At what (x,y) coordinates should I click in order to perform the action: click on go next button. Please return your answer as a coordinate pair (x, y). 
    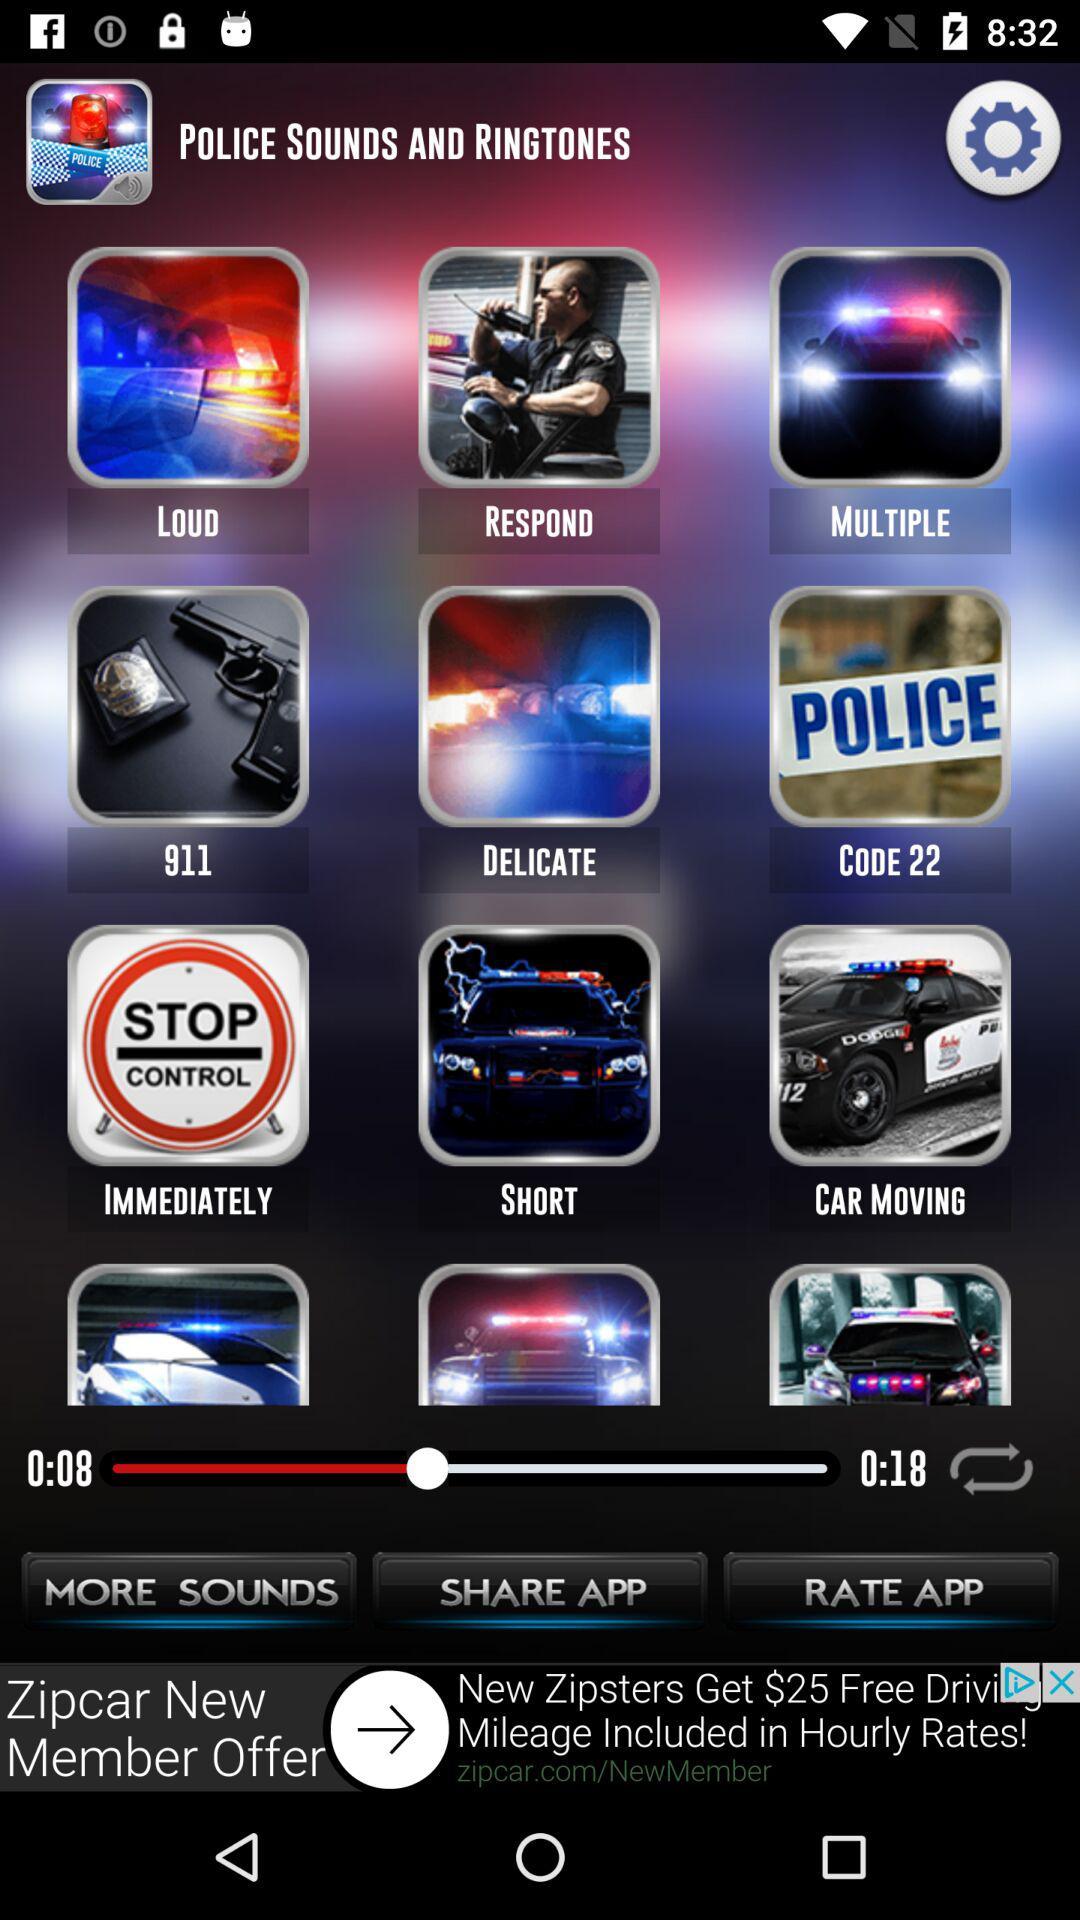
    Looking at the image, I should click on (540, 1727).